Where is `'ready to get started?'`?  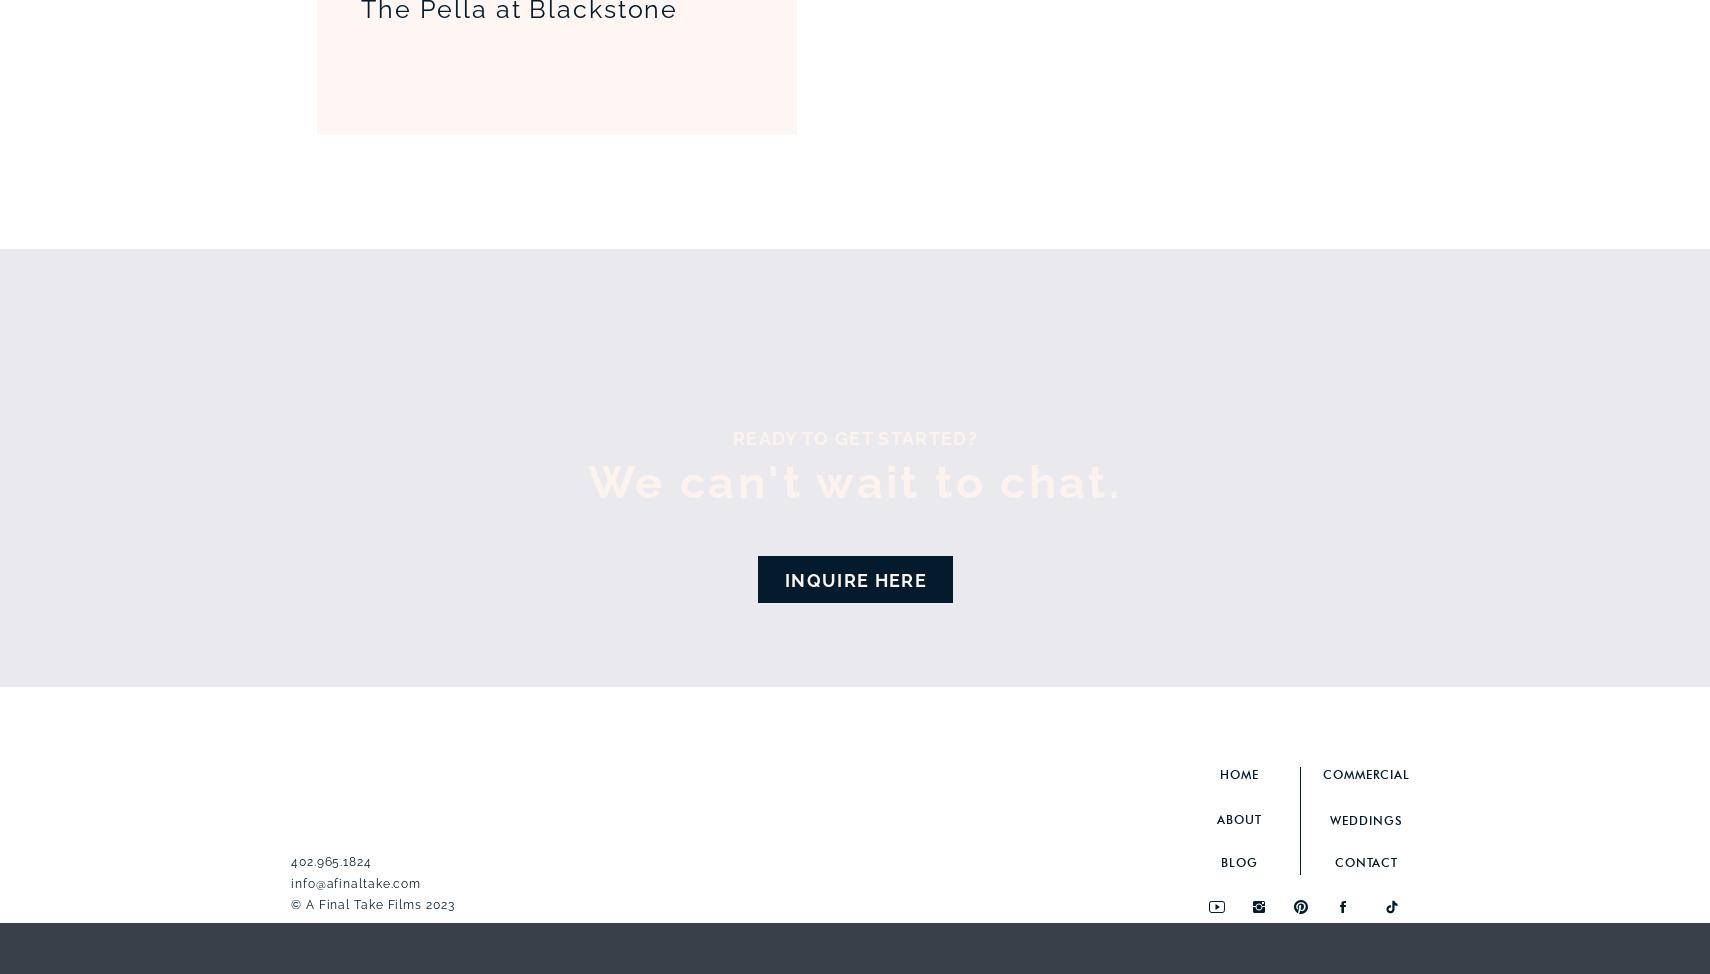
'ready to get started?' is located at coordinates (855, 437).